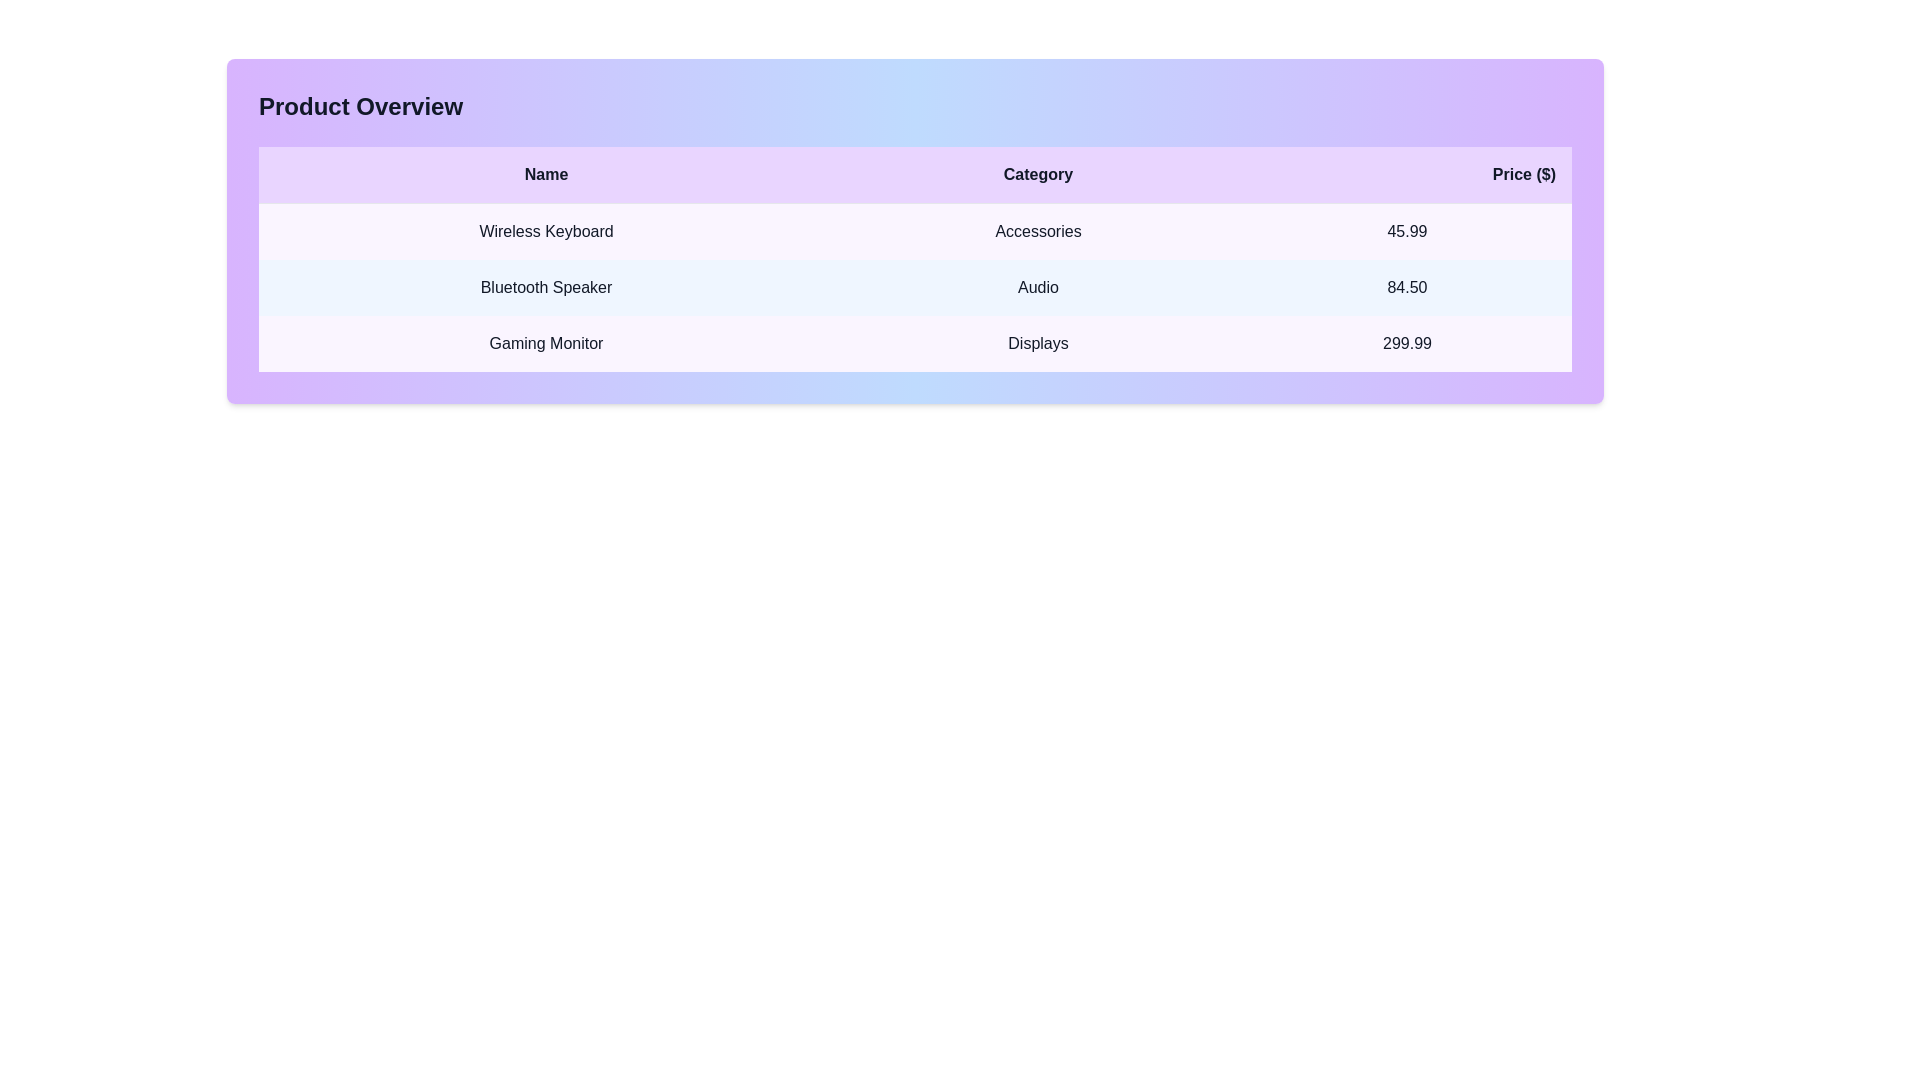  I want to click on the 'Name' text label, which is the first column header in a three-column table layout, with a simple black font on a light purple background, so click(546, 174).